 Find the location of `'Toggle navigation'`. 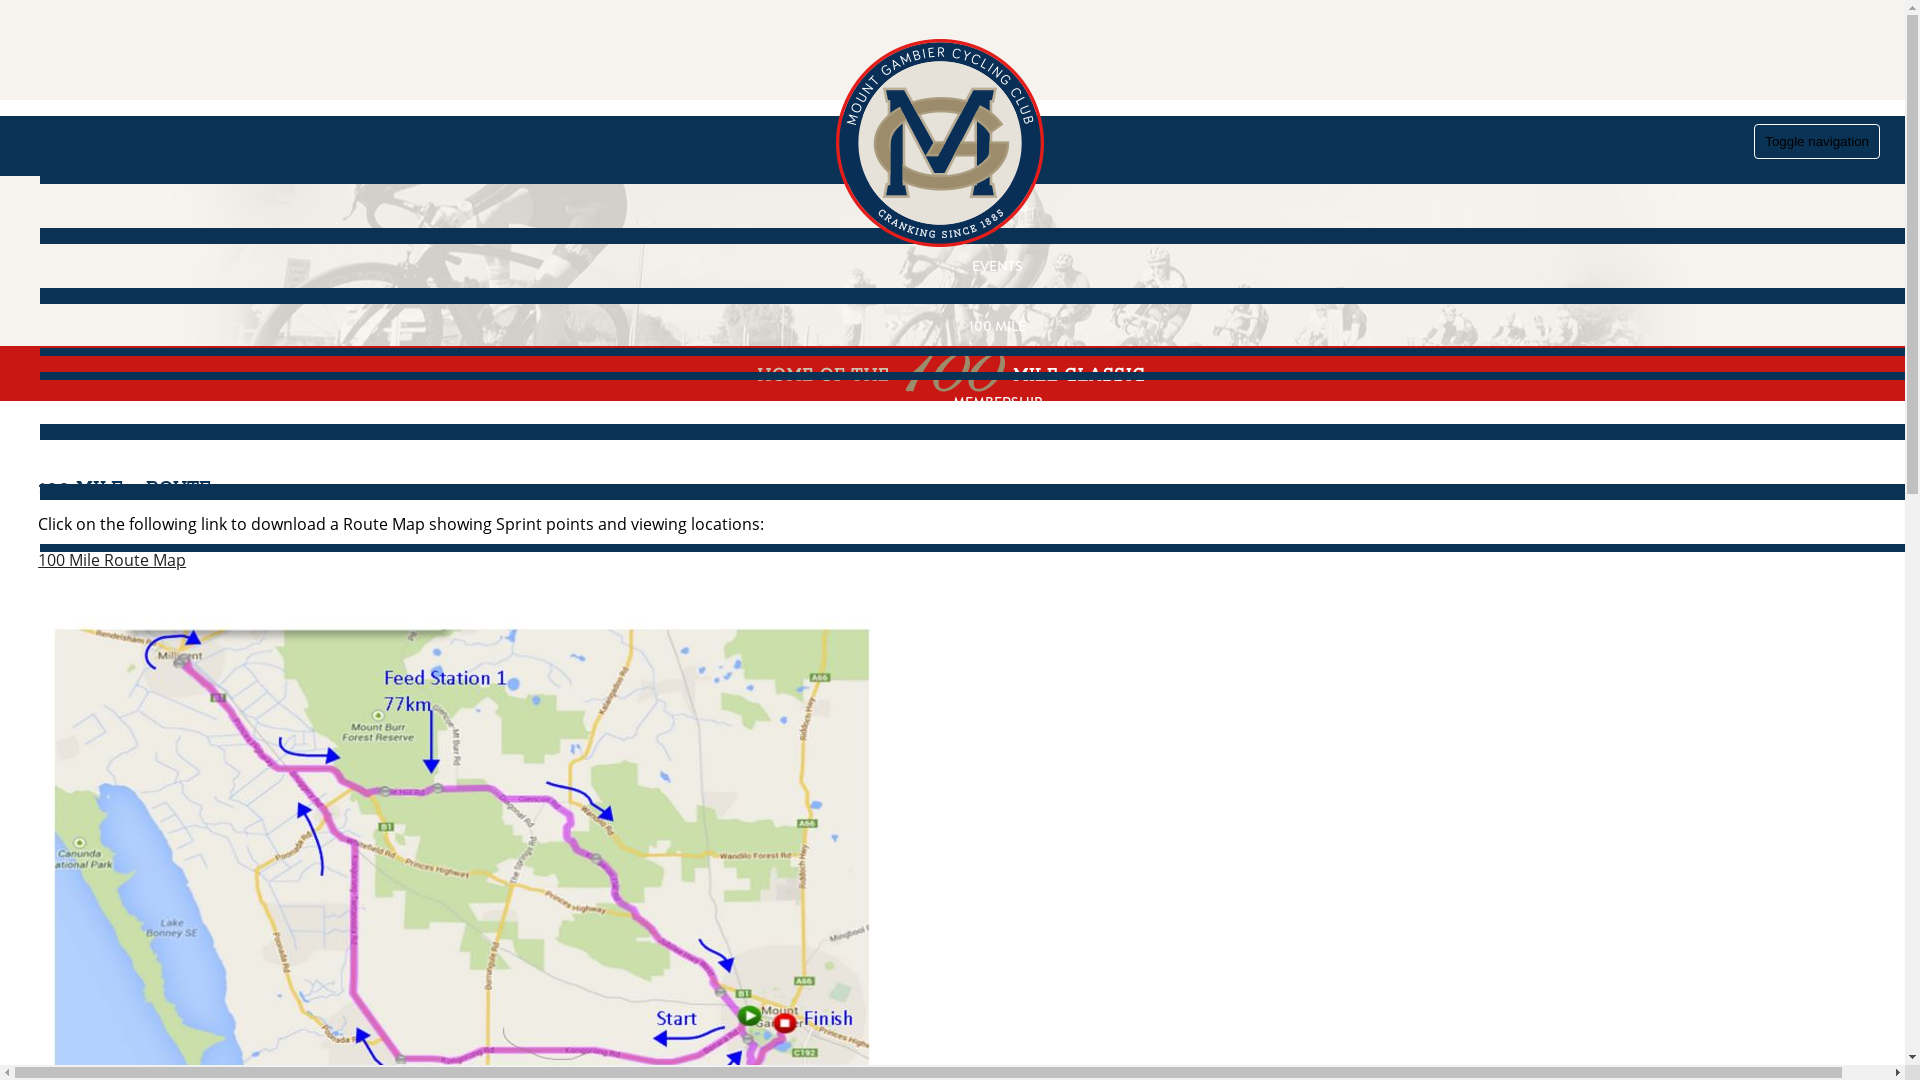

'Toggle navigation' is located at coordinates (1817, 140).